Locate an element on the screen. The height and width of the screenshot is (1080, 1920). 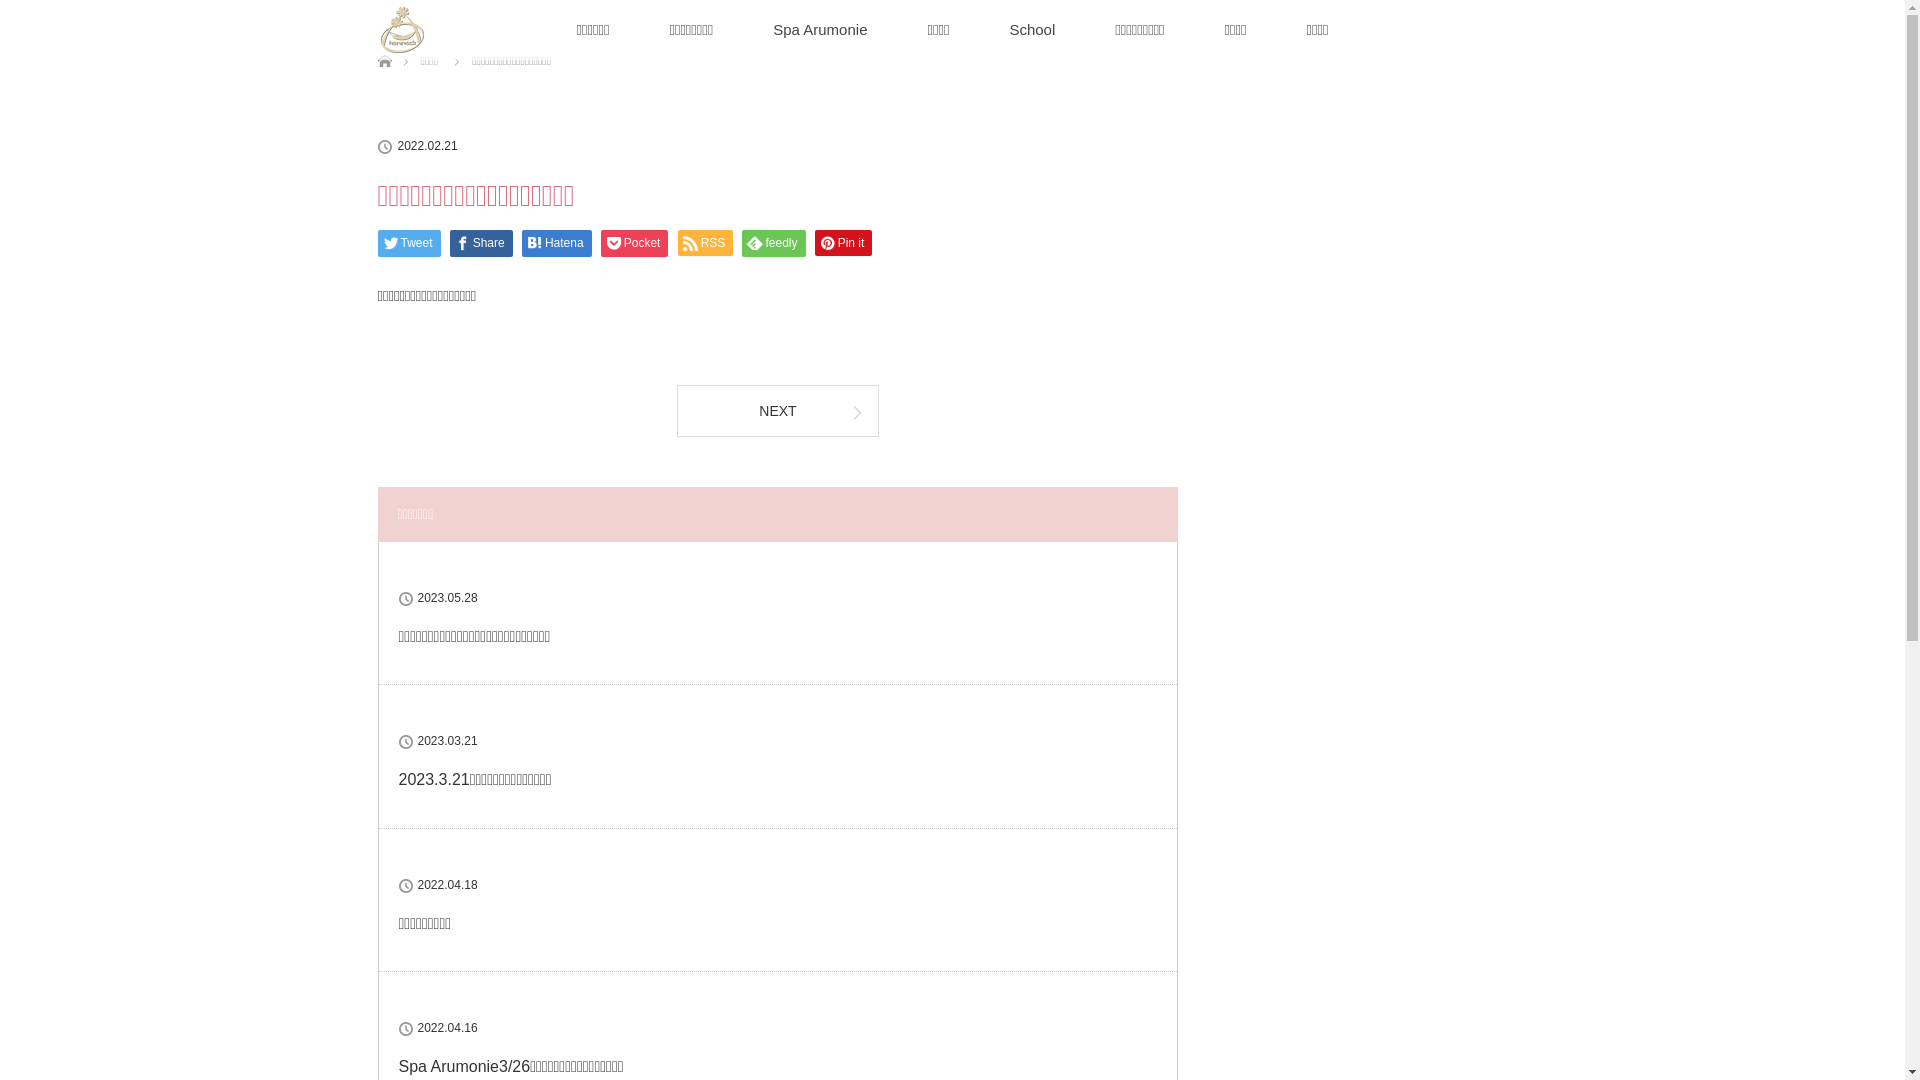
'Tweet' is located at coordinates (408, 242).